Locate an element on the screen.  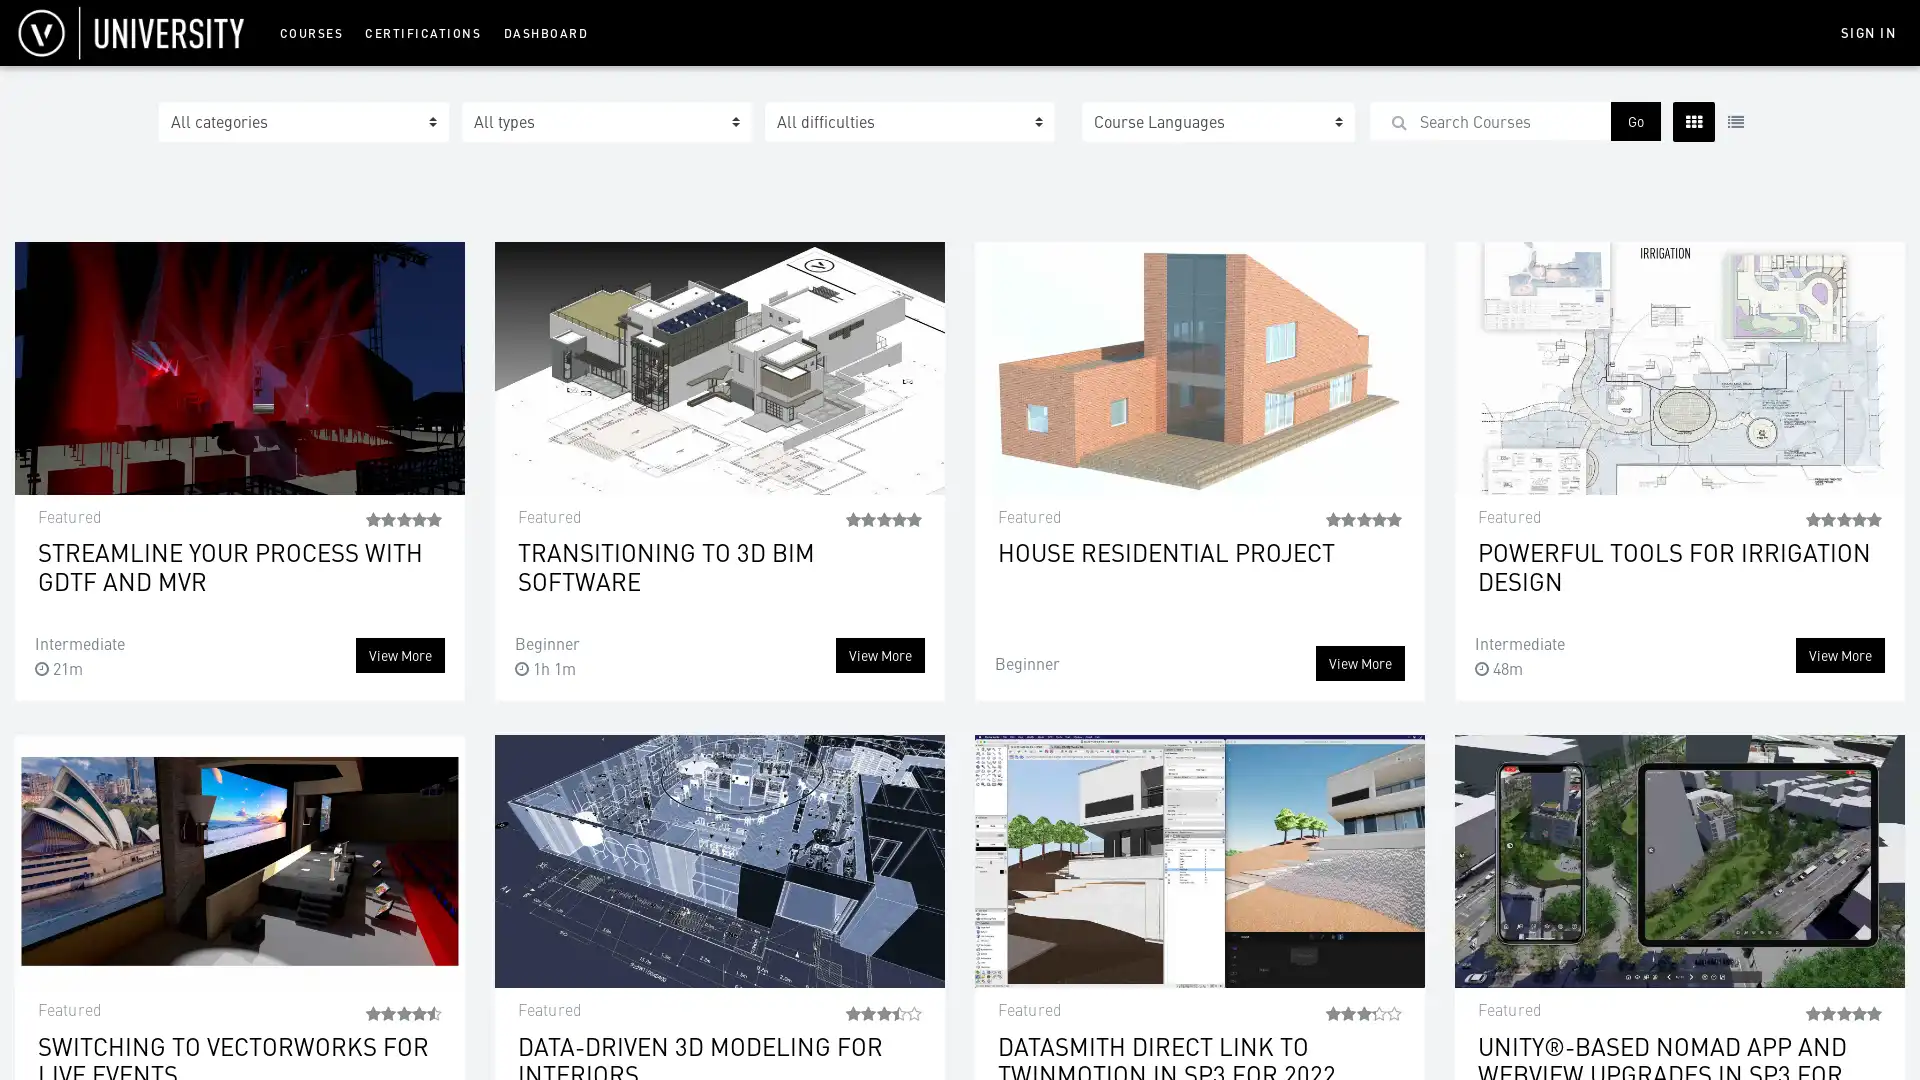
View More is located at coordinates (1840, 655).